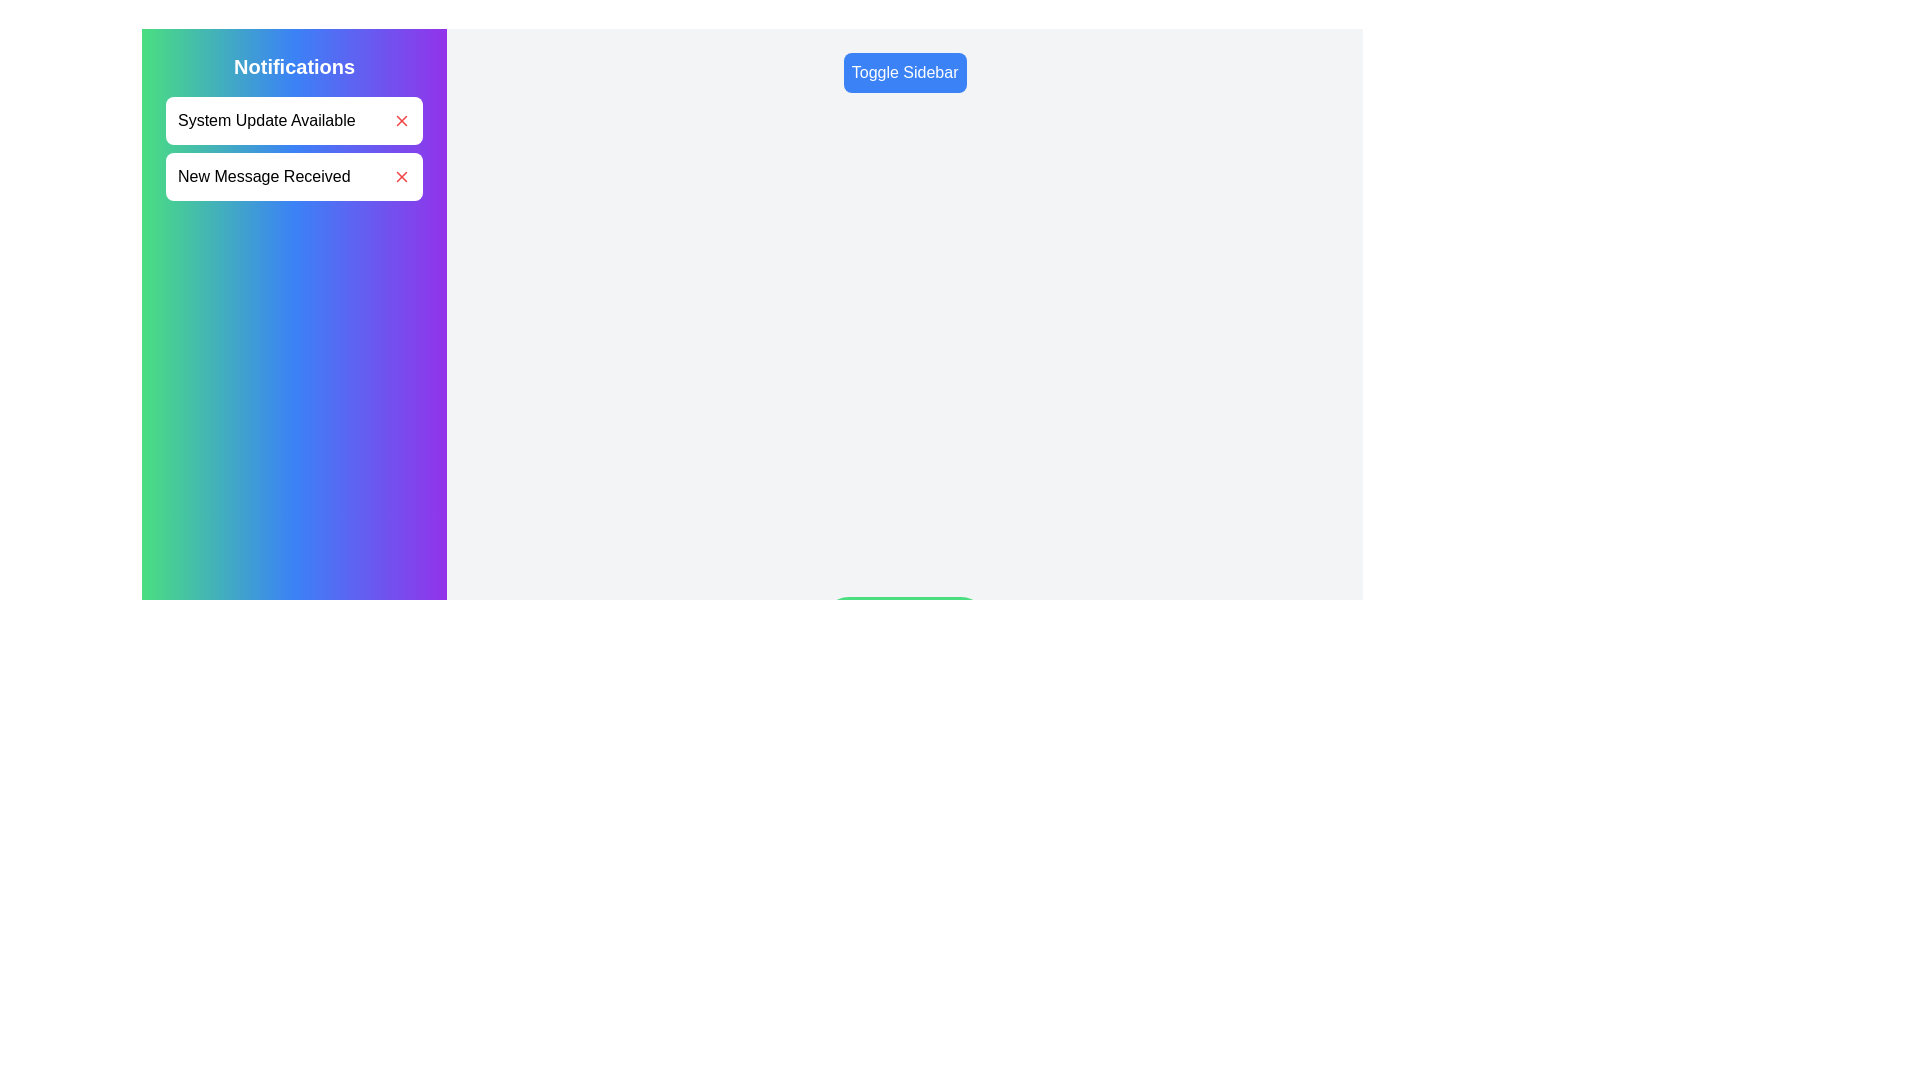 The width and height of the screenshot is (1920, 1080). What do you see at coordinates (293, 65) in the screenshot?
I see `the Header or Title Text that indicates the section's purpose for displaying notifications in the sidebar` at bounding box center [293, 65].